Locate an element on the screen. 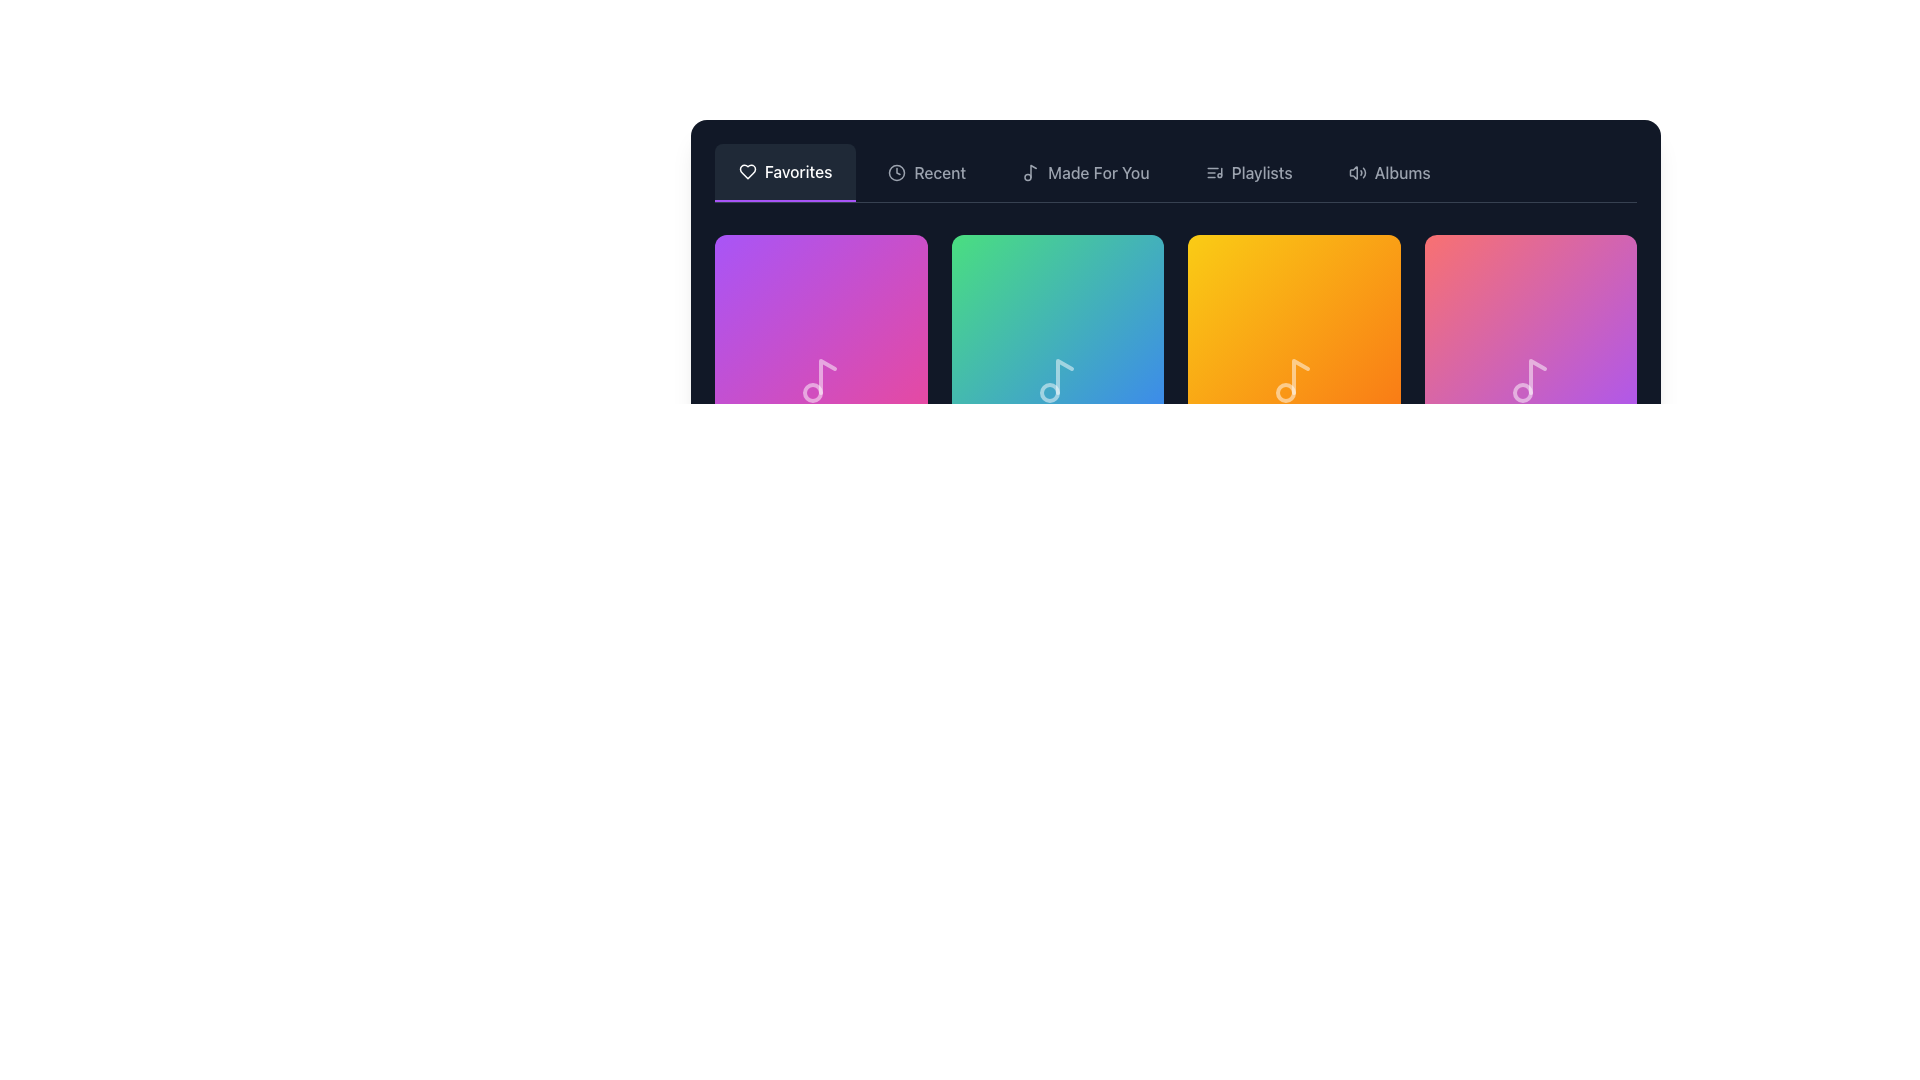 This screenshot has height=1080, width=1920. 'Favorites' label text located within the button component in the top-left corner of the navigation bar is located at coordinates (797, 171).